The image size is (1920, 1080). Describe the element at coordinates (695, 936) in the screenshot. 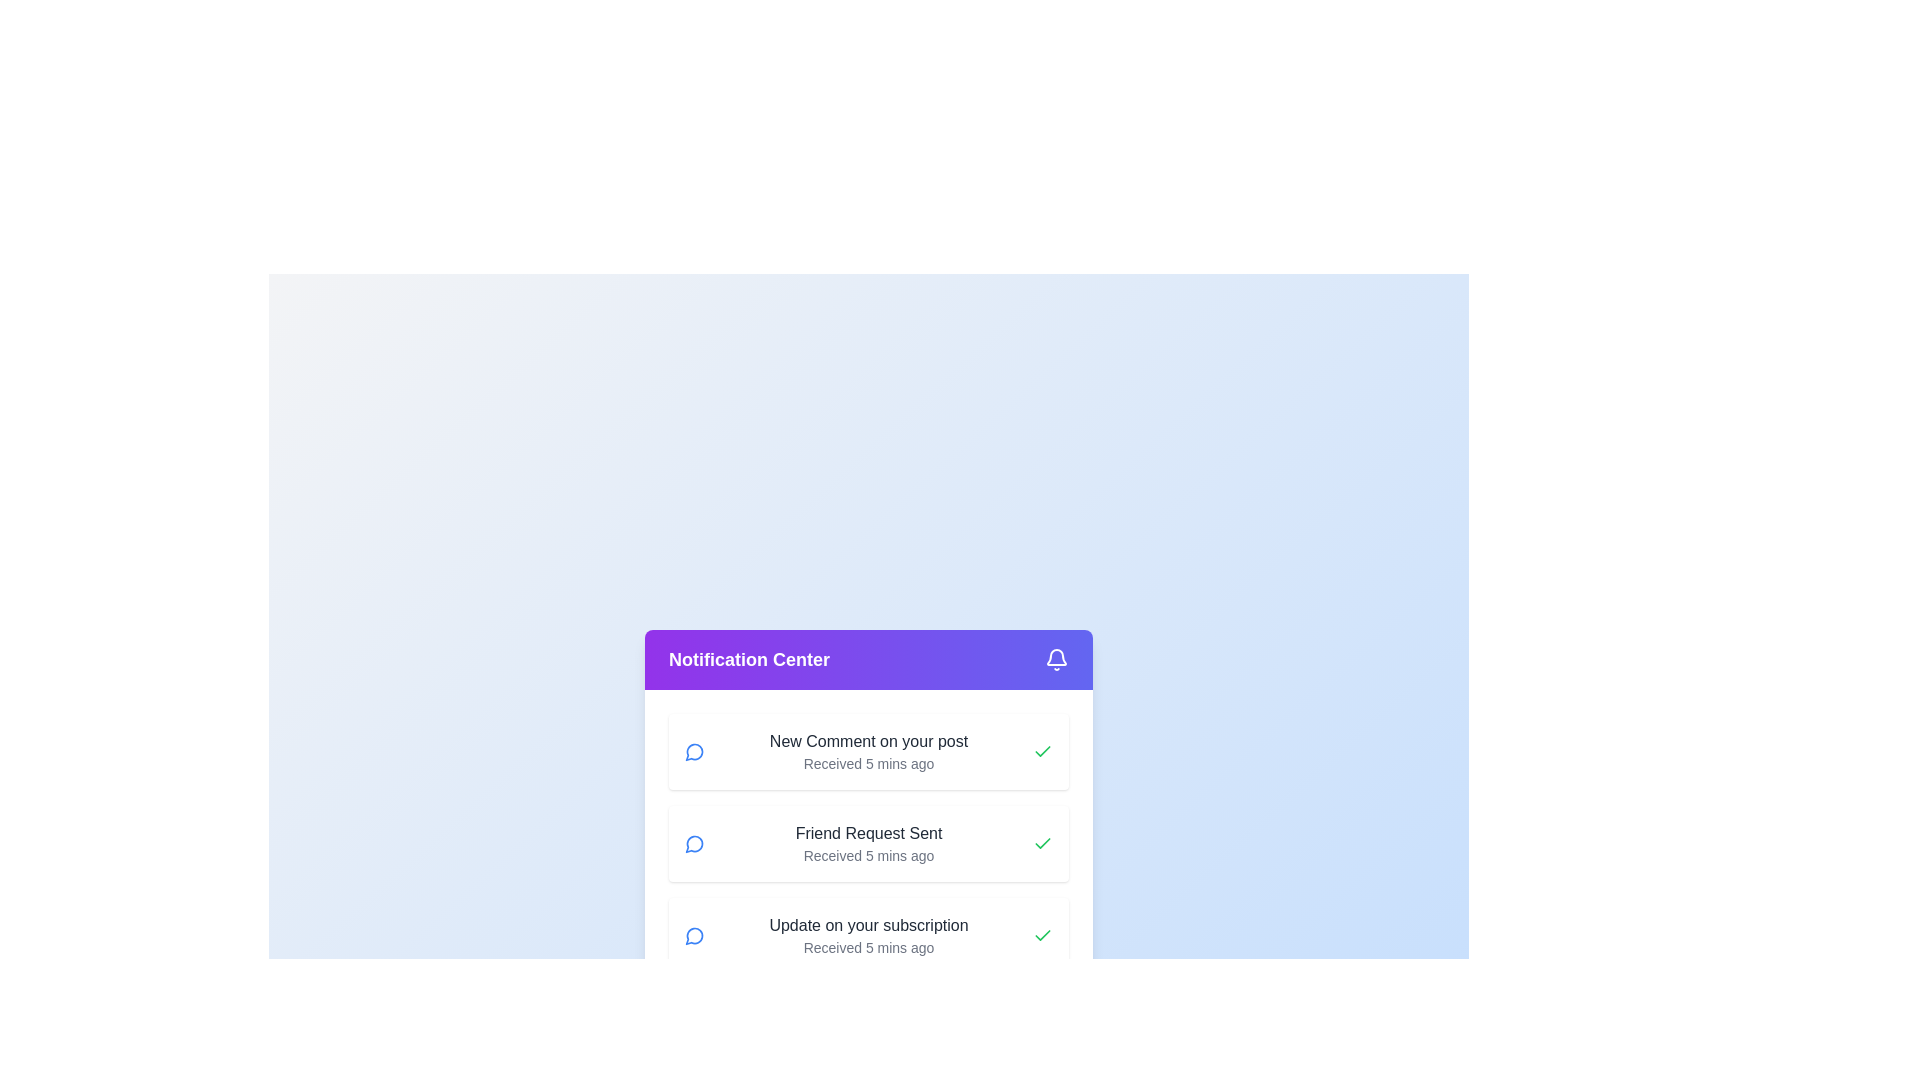

I see `the notification icon indicating a message or comment related to 'Update on your subscription', located in the third notification item from the top` at that location.